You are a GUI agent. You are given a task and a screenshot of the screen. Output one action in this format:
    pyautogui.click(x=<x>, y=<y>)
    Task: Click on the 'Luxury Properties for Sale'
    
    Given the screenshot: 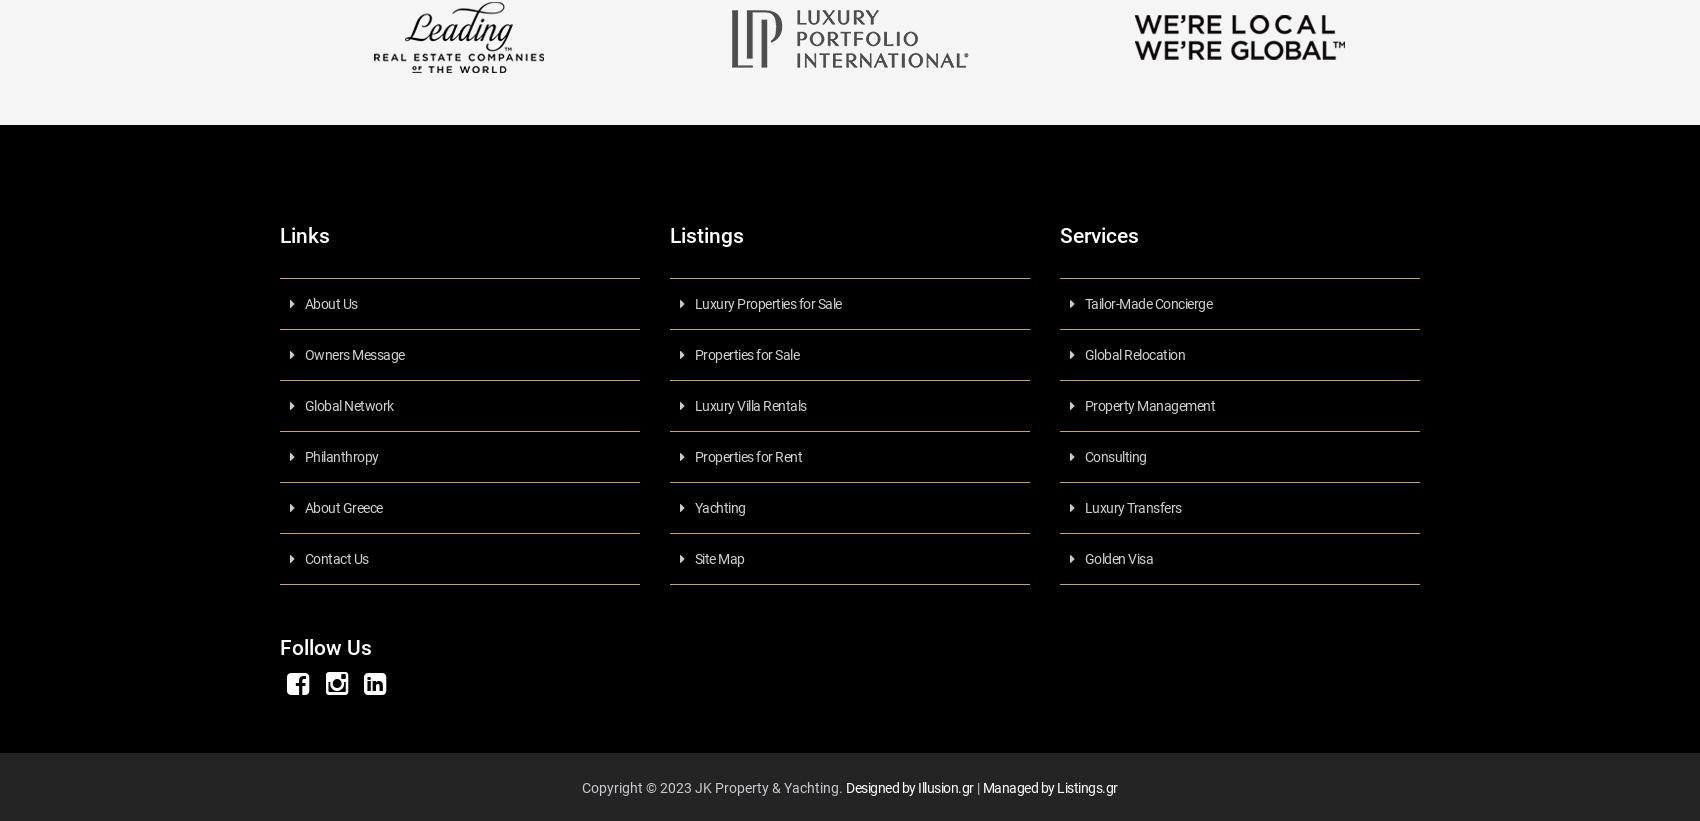 What is the action you would take?
    pyautogui.click(x=766, y=302)
    